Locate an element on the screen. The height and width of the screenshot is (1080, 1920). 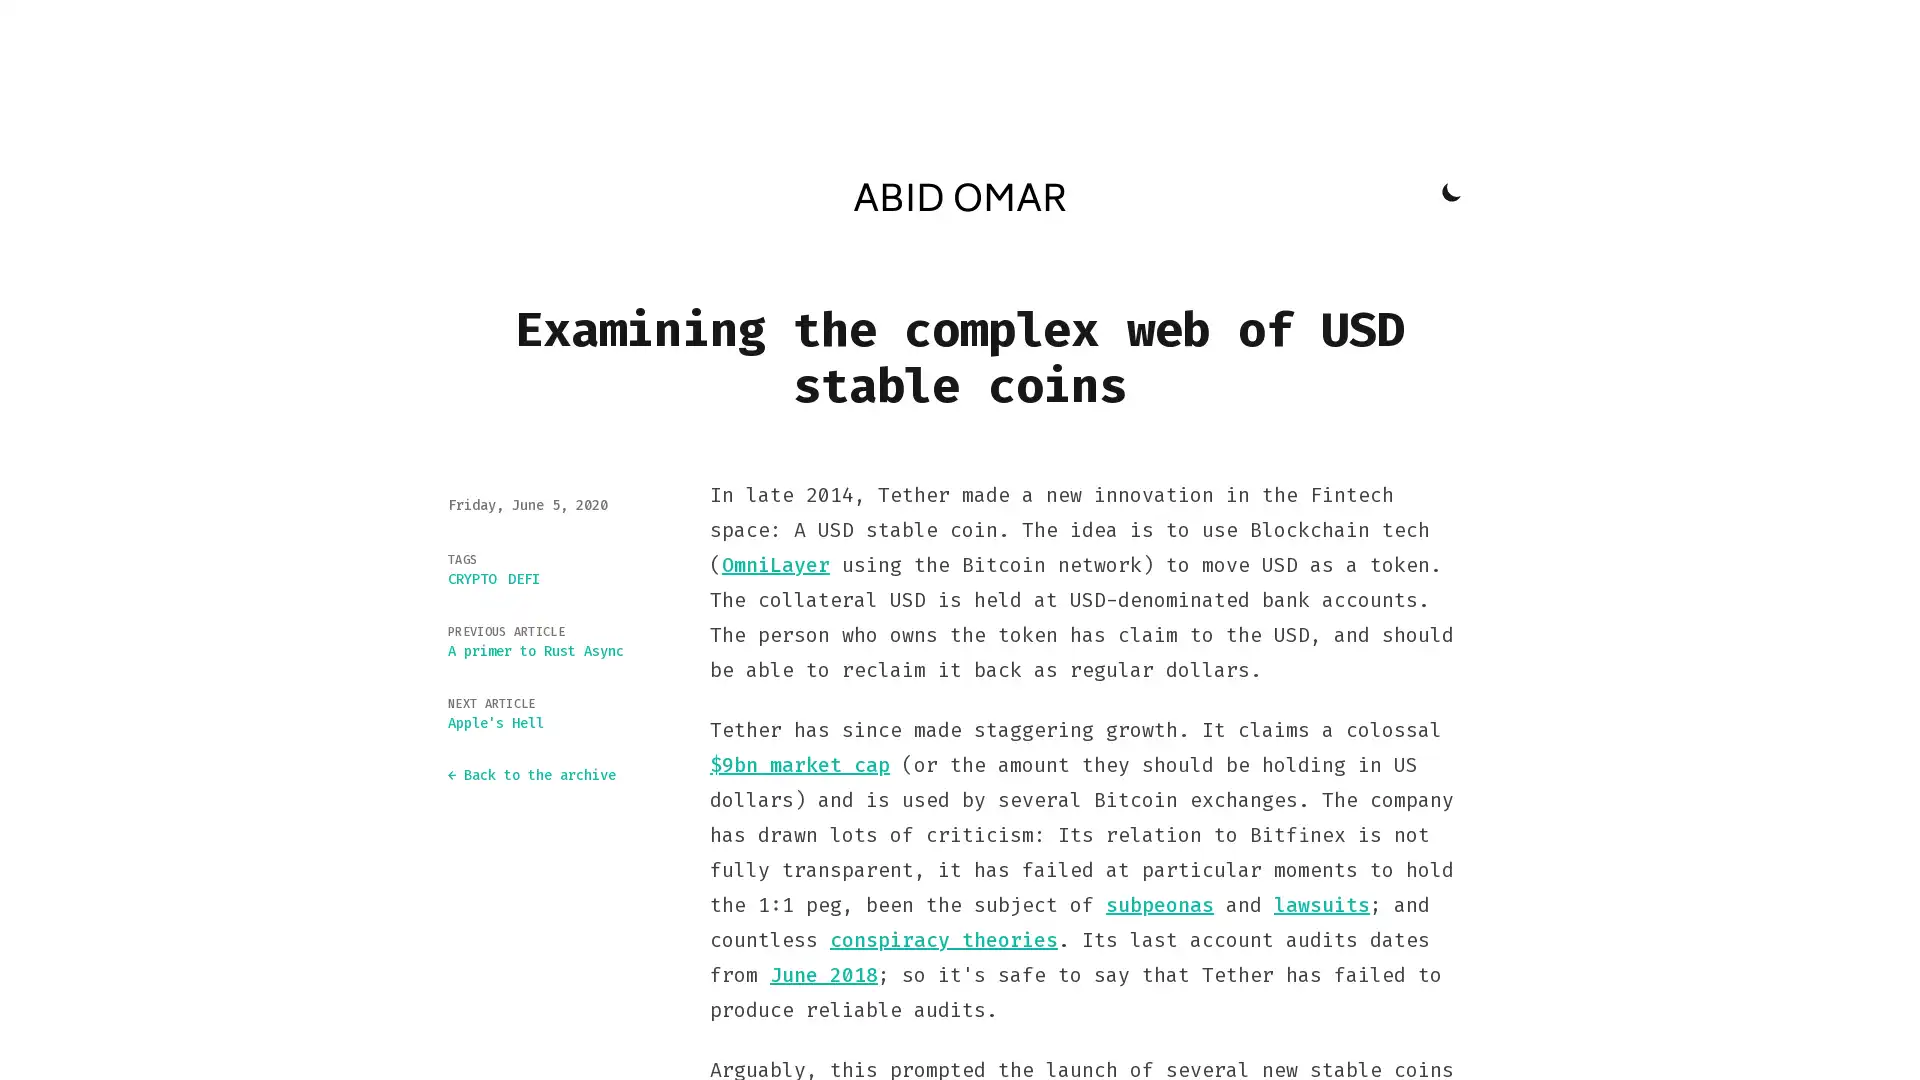
Toggle Dark Mode is located at coordinates (1451, 192).